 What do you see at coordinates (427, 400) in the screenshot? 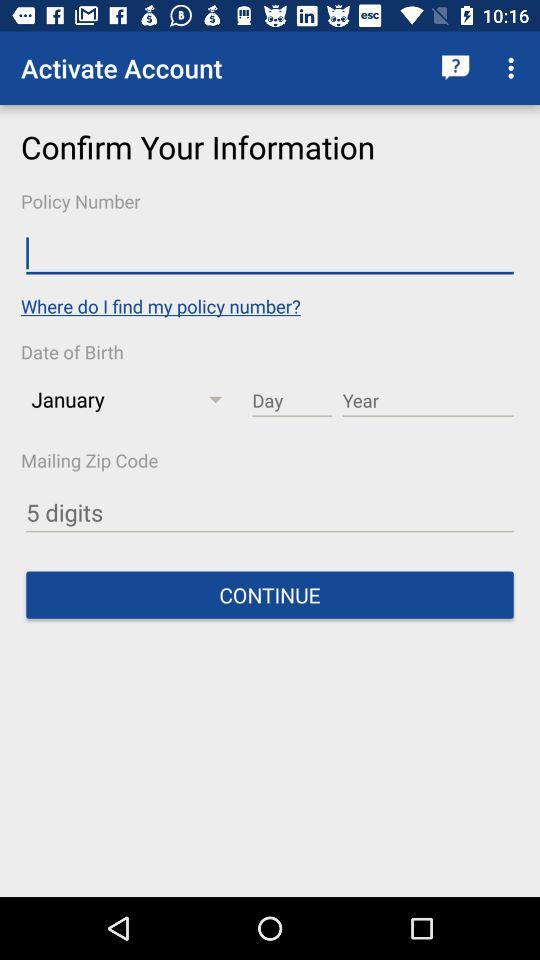
I see `birth year` at bounding box center [427, 400].